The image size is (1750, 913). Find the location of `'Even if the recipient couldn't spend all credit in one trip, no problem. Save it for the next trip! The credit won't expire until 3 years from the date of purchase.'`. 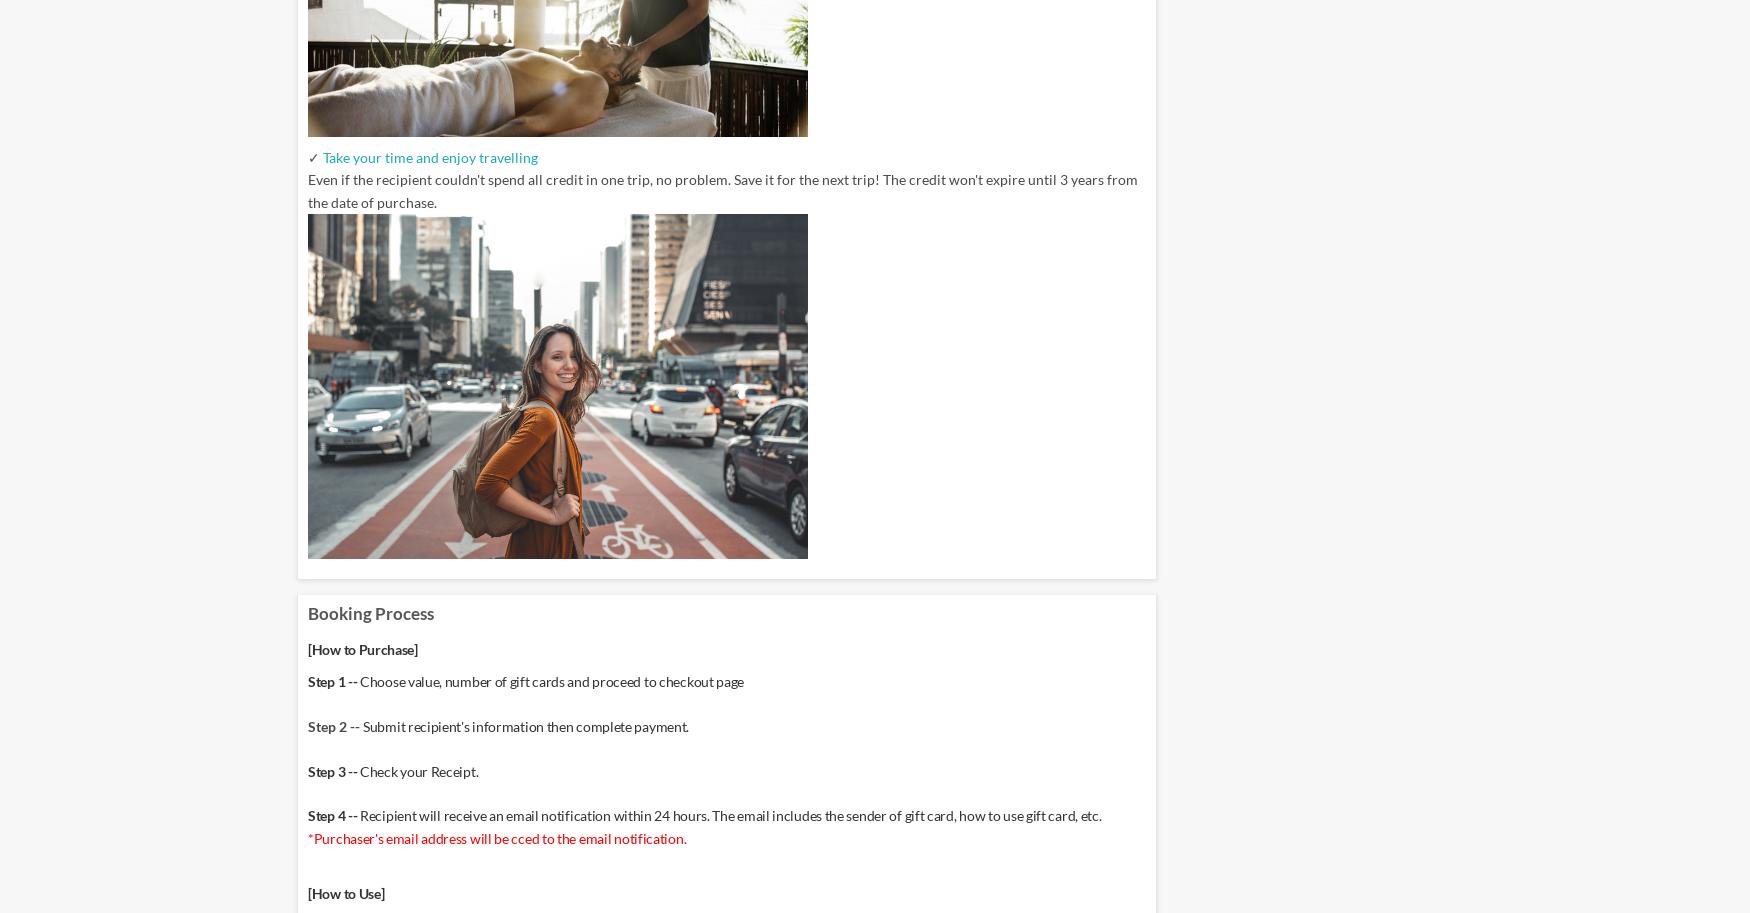

'Even if the recipient couldn't spend all credit in one trip, no problem. Save it for the next trip! The credit won't expire until 3 years from the date of purchase.' is located at coordinates (722, 190).